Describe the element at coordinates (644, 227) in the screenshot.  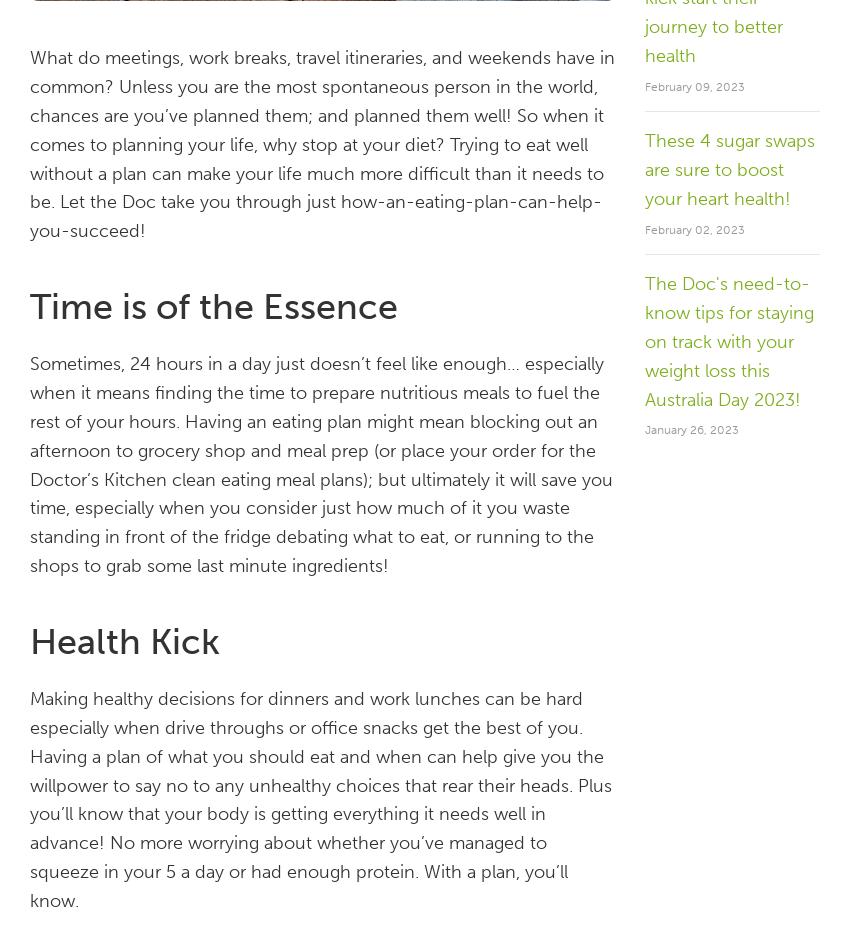
I see `'February 02, 2023'` at that location.